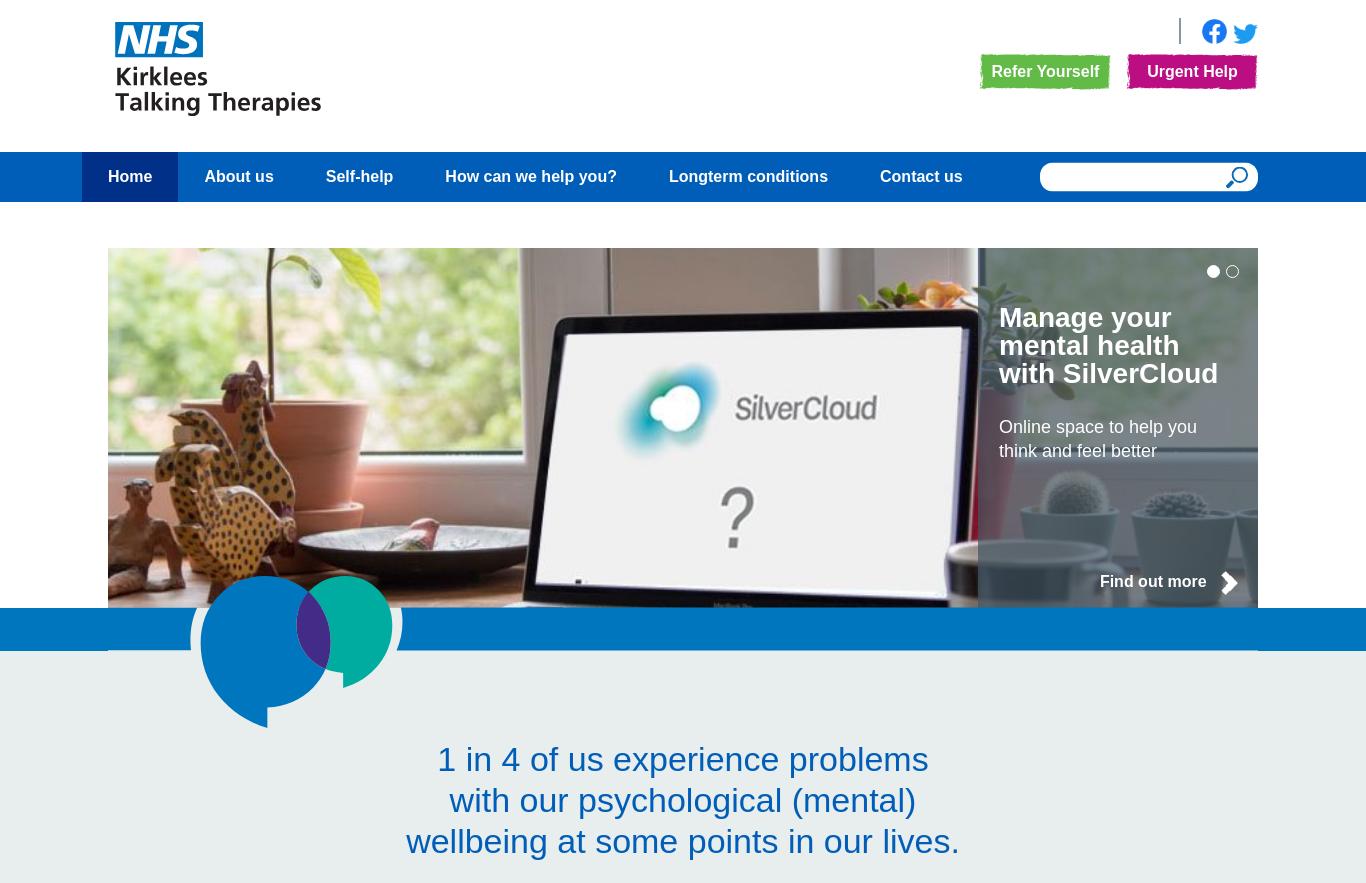 This screenshot has width=1366, height=883. What do you see at coordinates (1107, 345) in the screenshot?
I see `'Manage your mental health with SilverCloud'` at bounding box center [1107, 345].